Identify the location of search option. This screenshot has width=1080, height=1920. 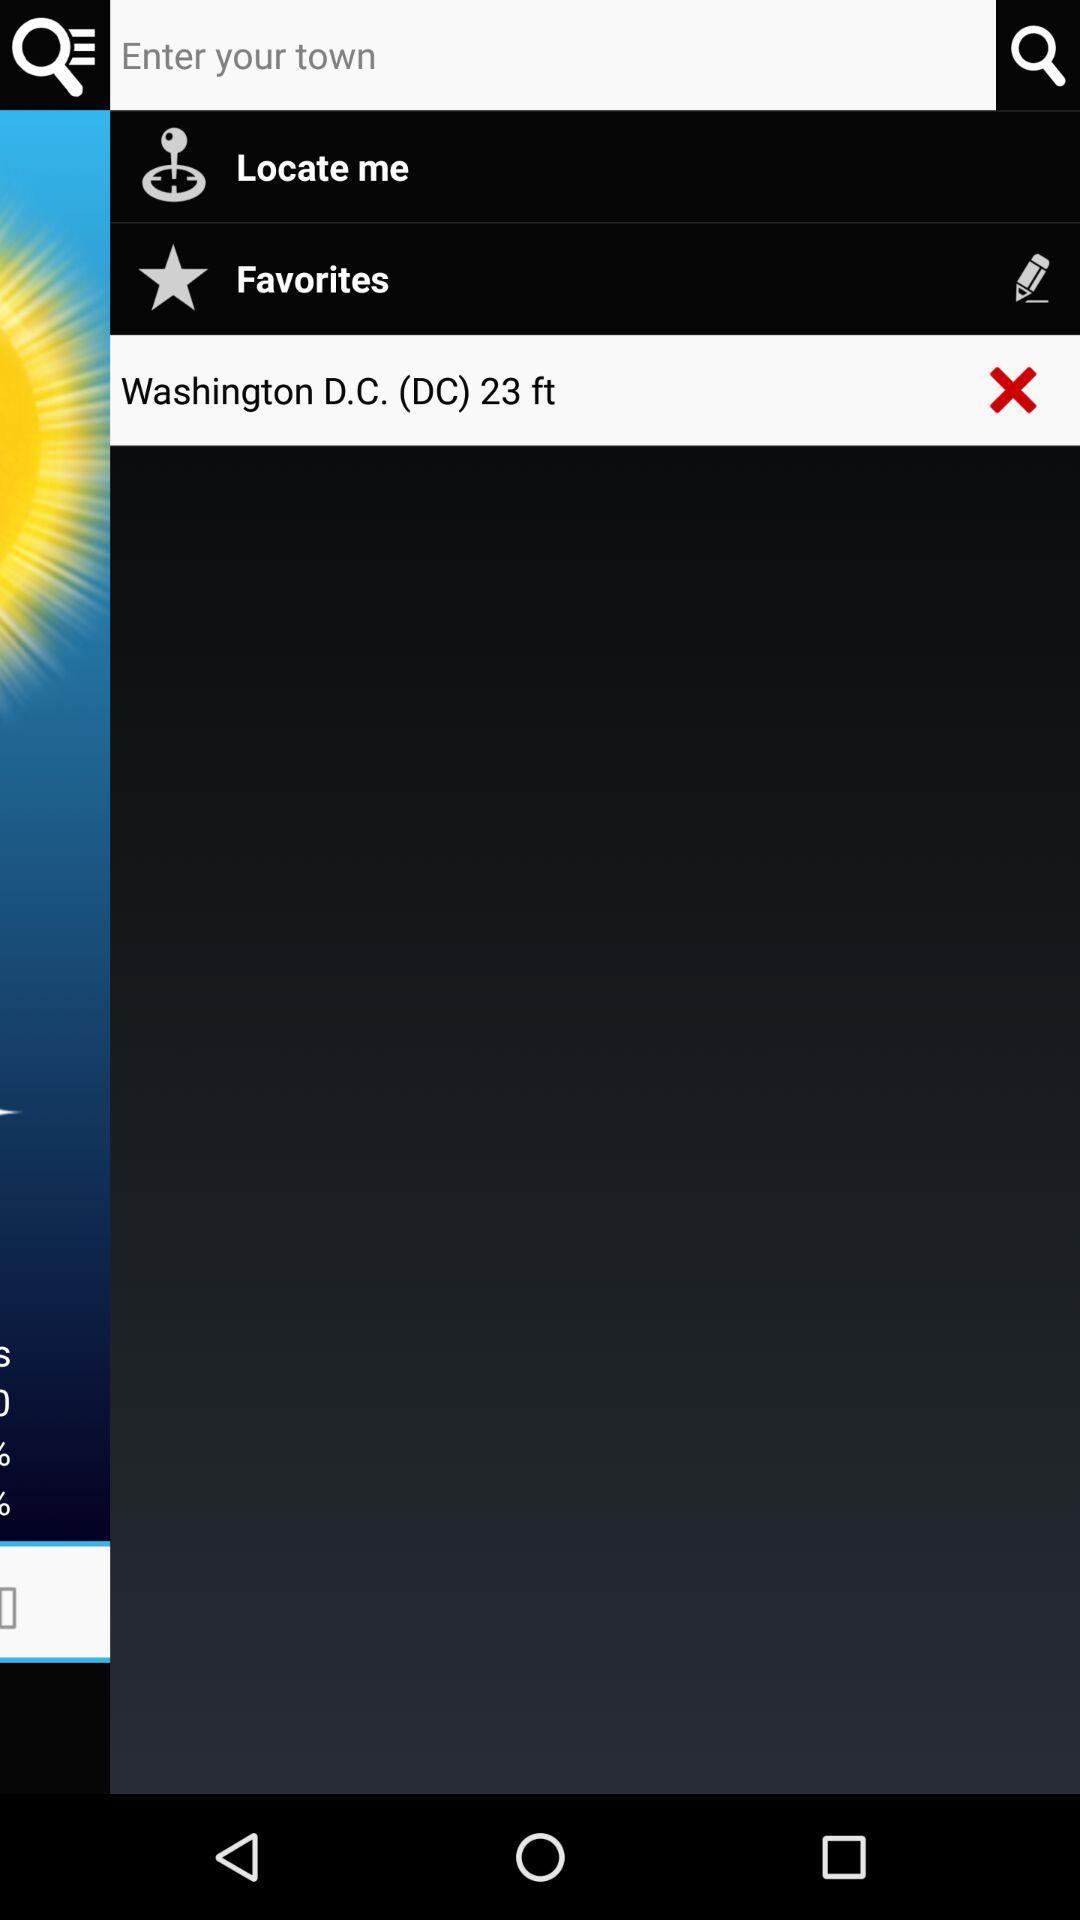
(1036, 54).